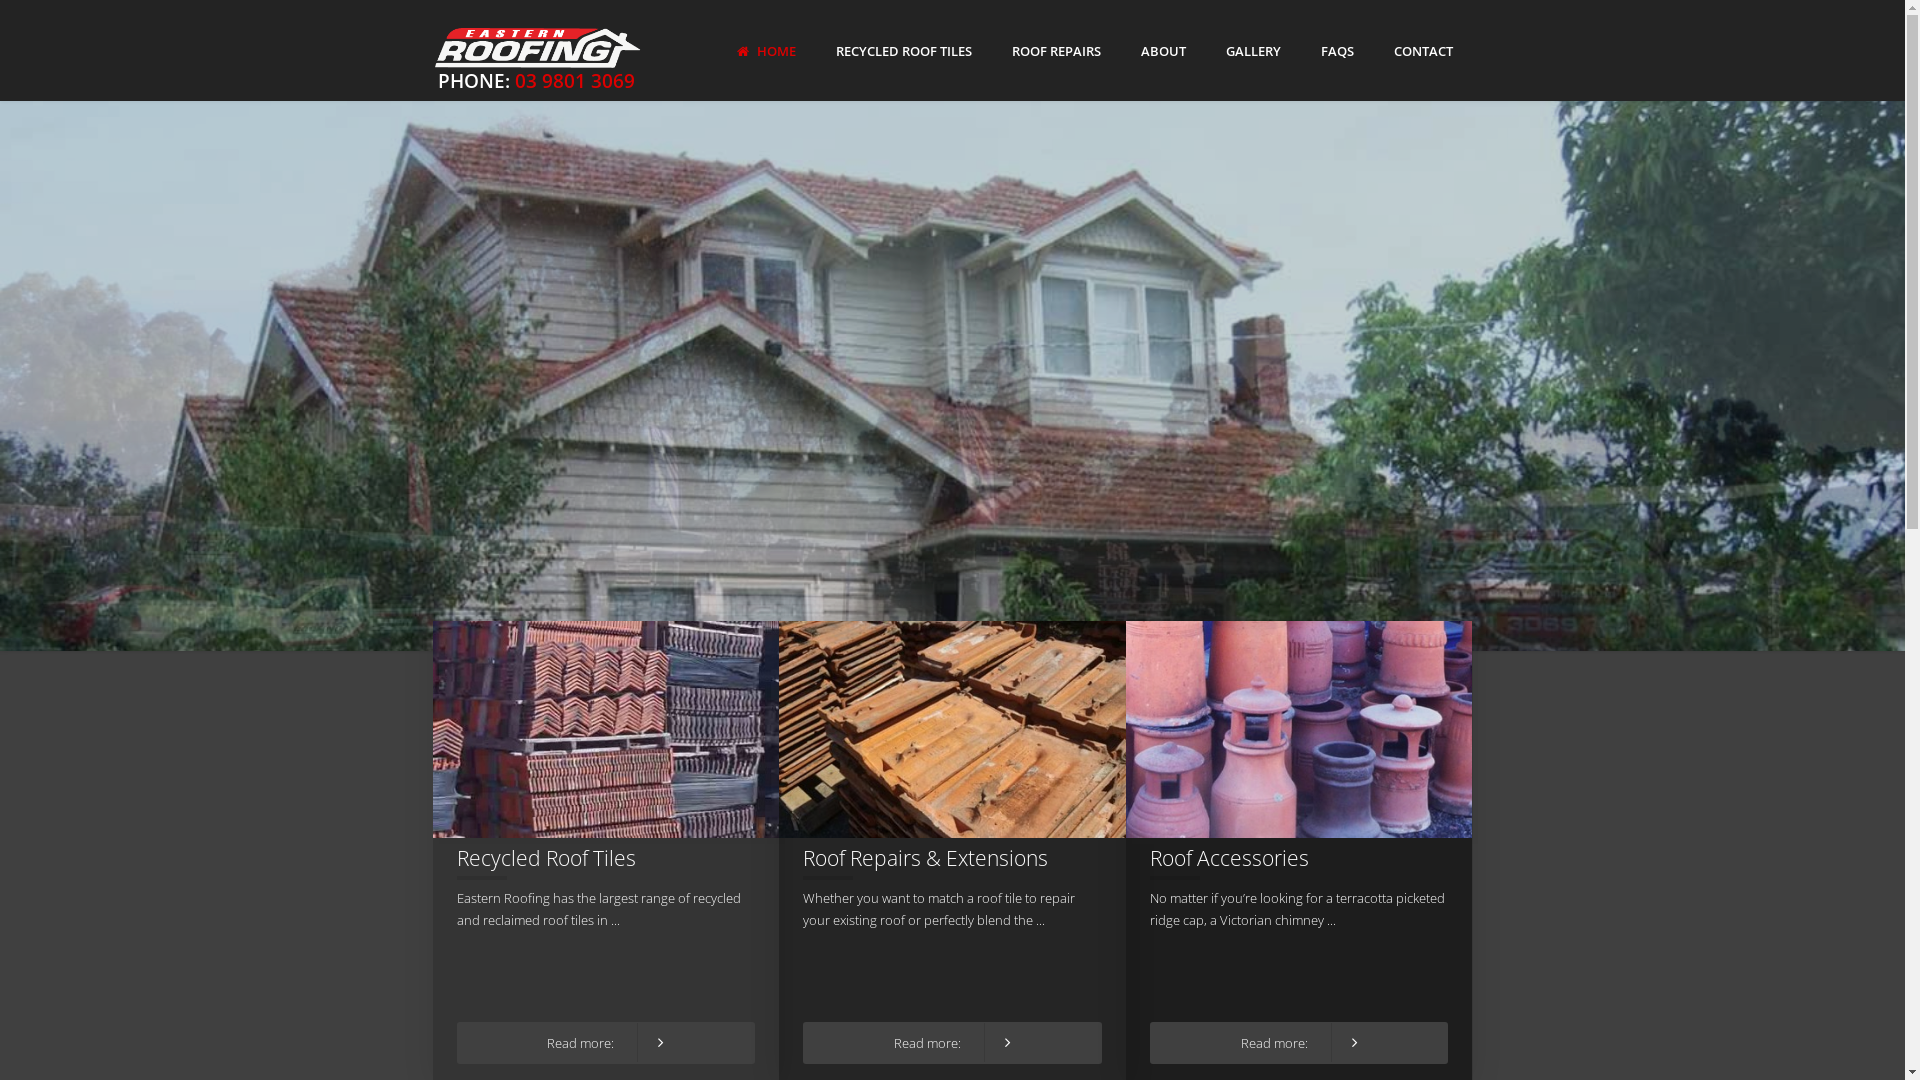 The image size is (1920, 1080). I want to click on 'Read more:', so click(950, 1041).